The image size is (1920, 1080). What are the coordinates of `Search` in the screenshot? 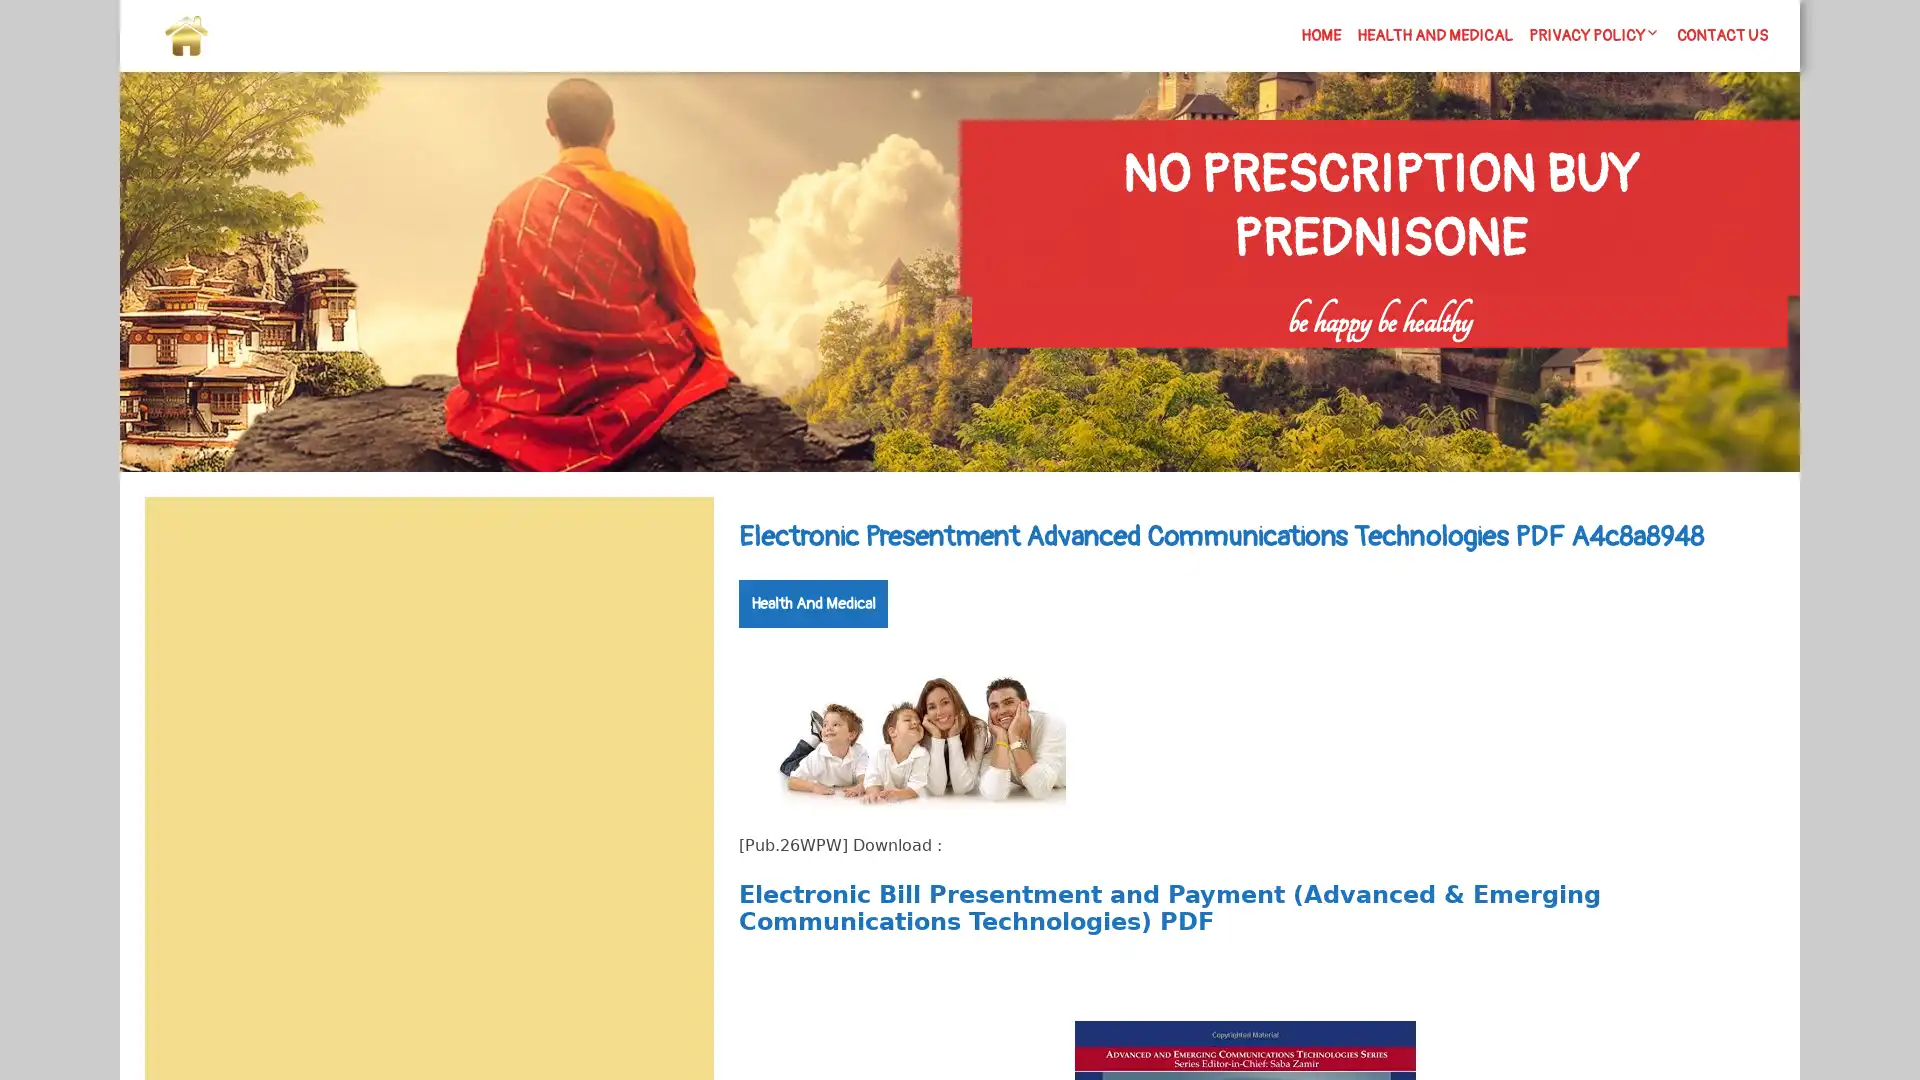 It's located at (667, 545).